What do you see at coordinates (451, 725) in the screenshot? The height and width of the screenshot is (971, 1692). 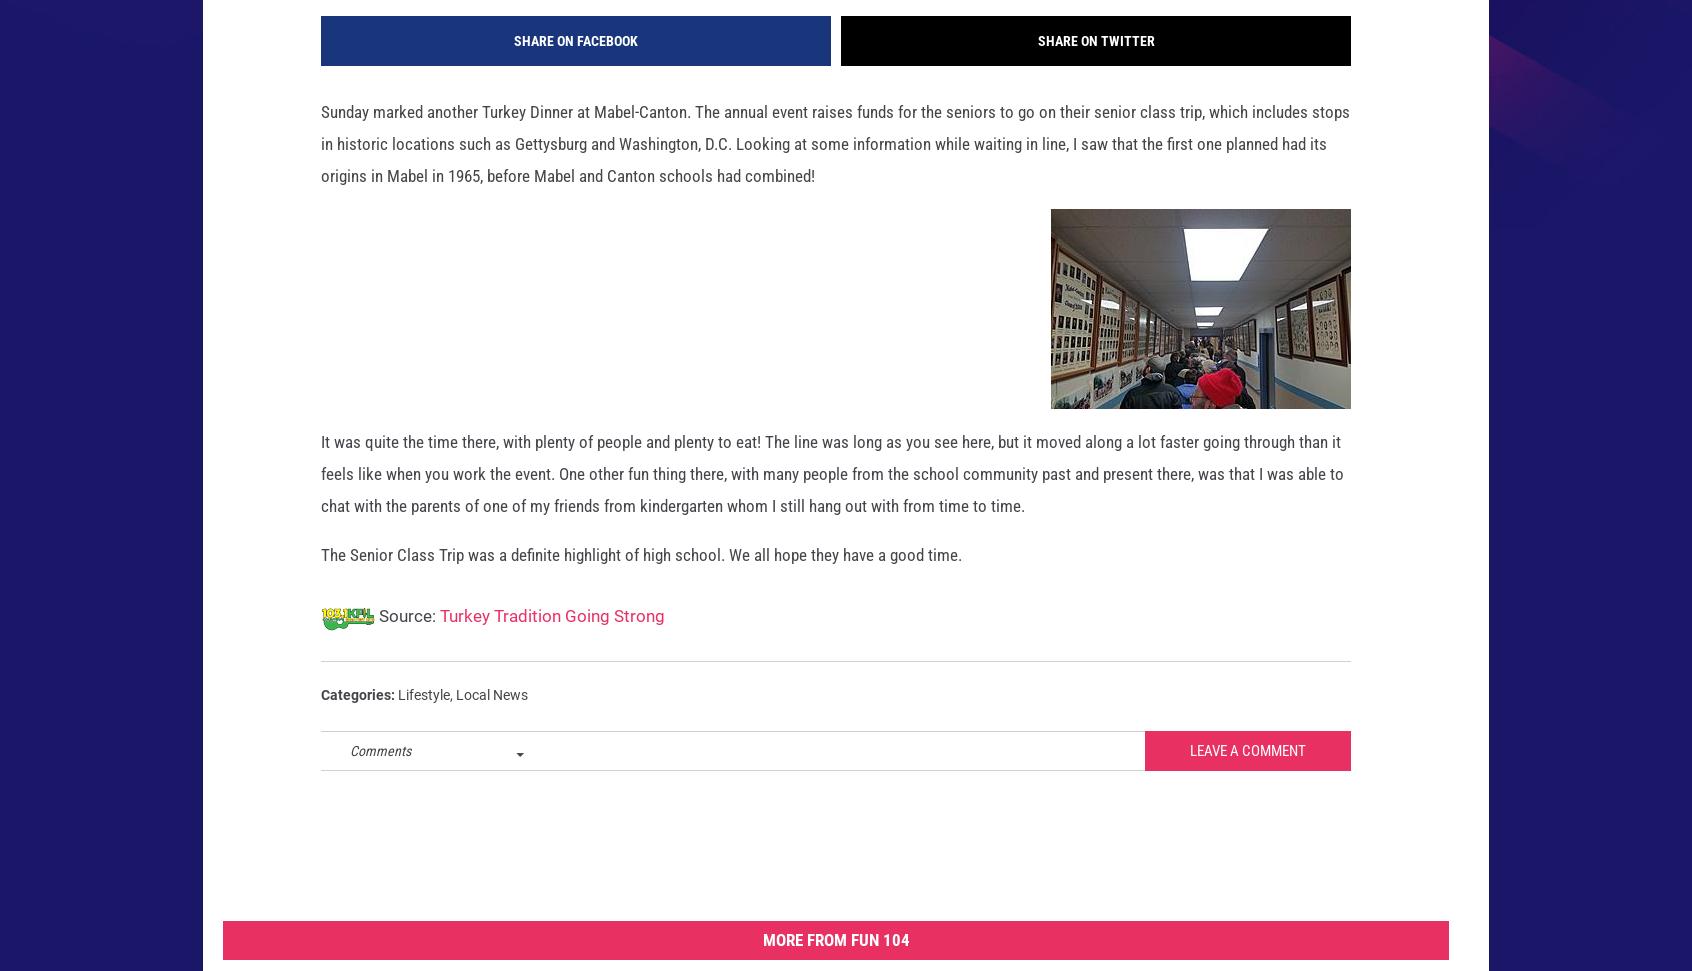 I see `','` at bounding box center [451, 725].